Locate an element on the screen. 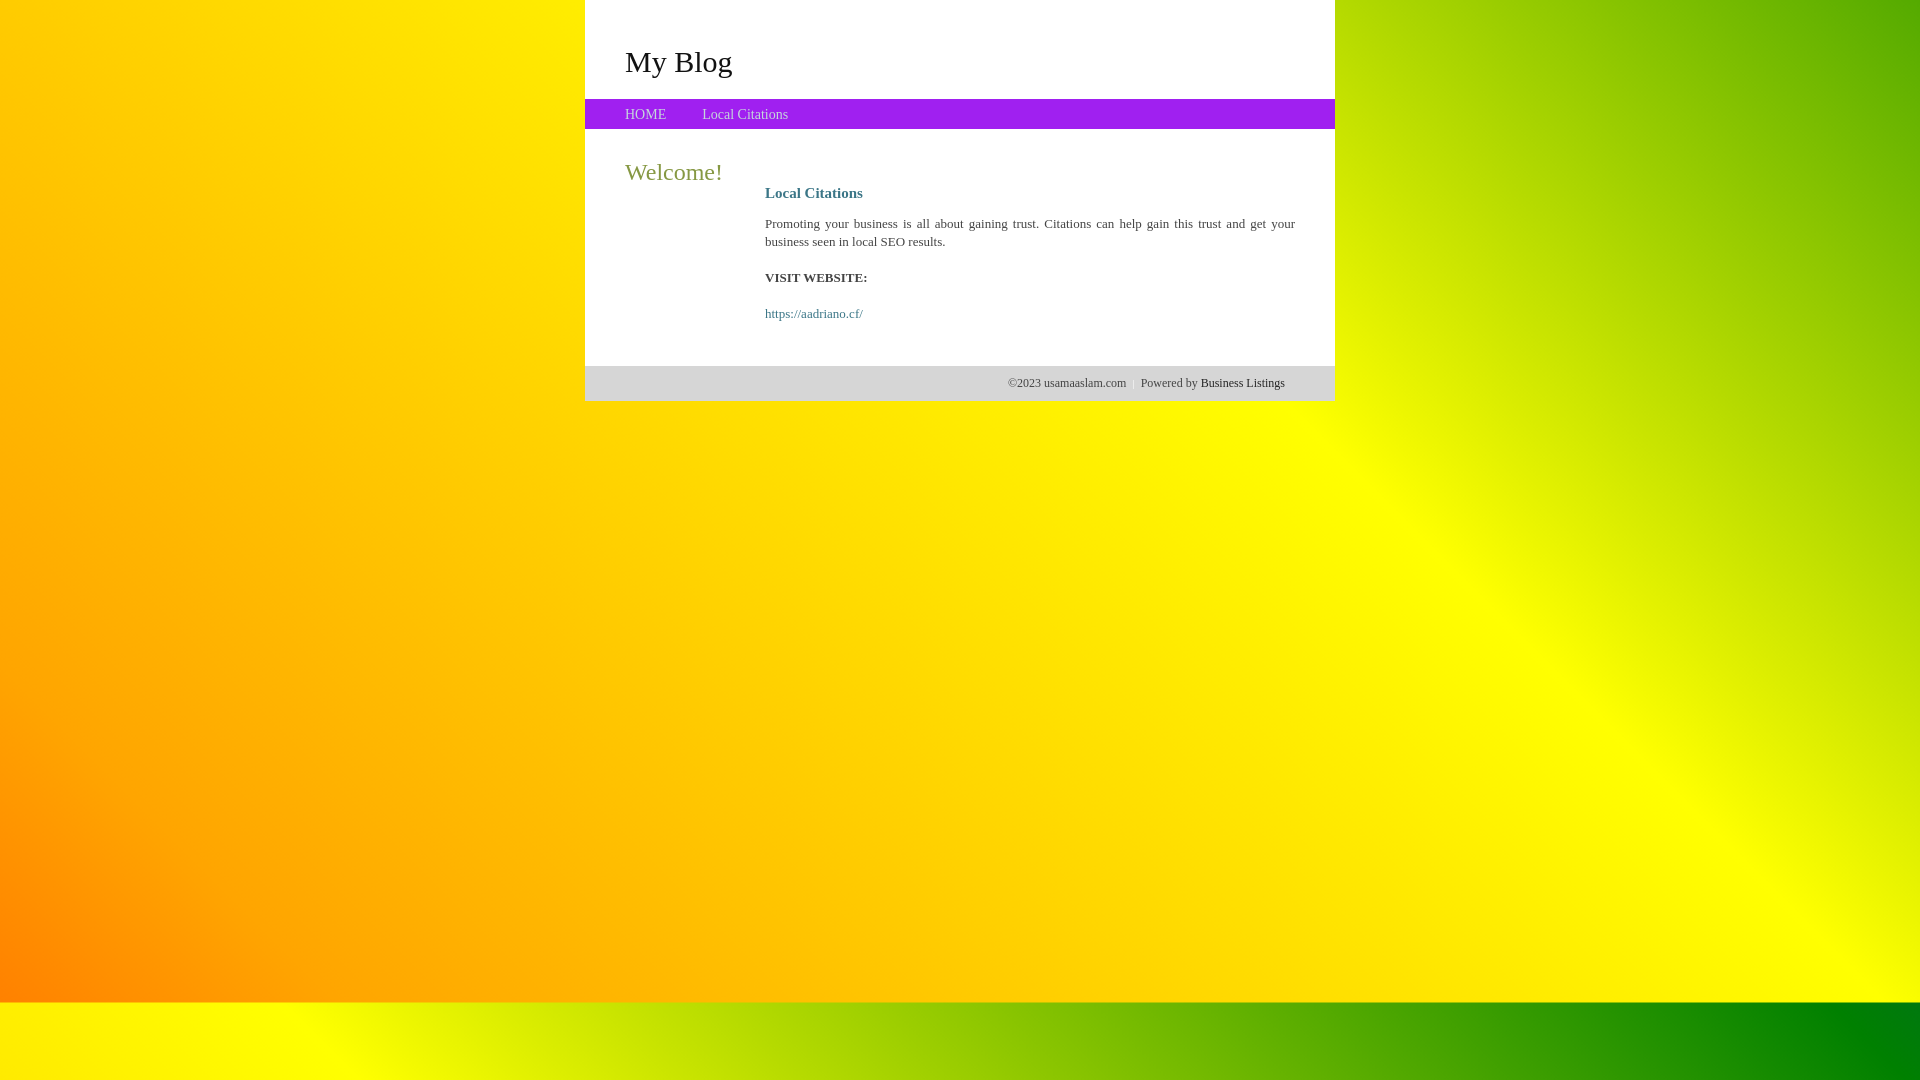  'HOME' is located at coordinates (645, 114).